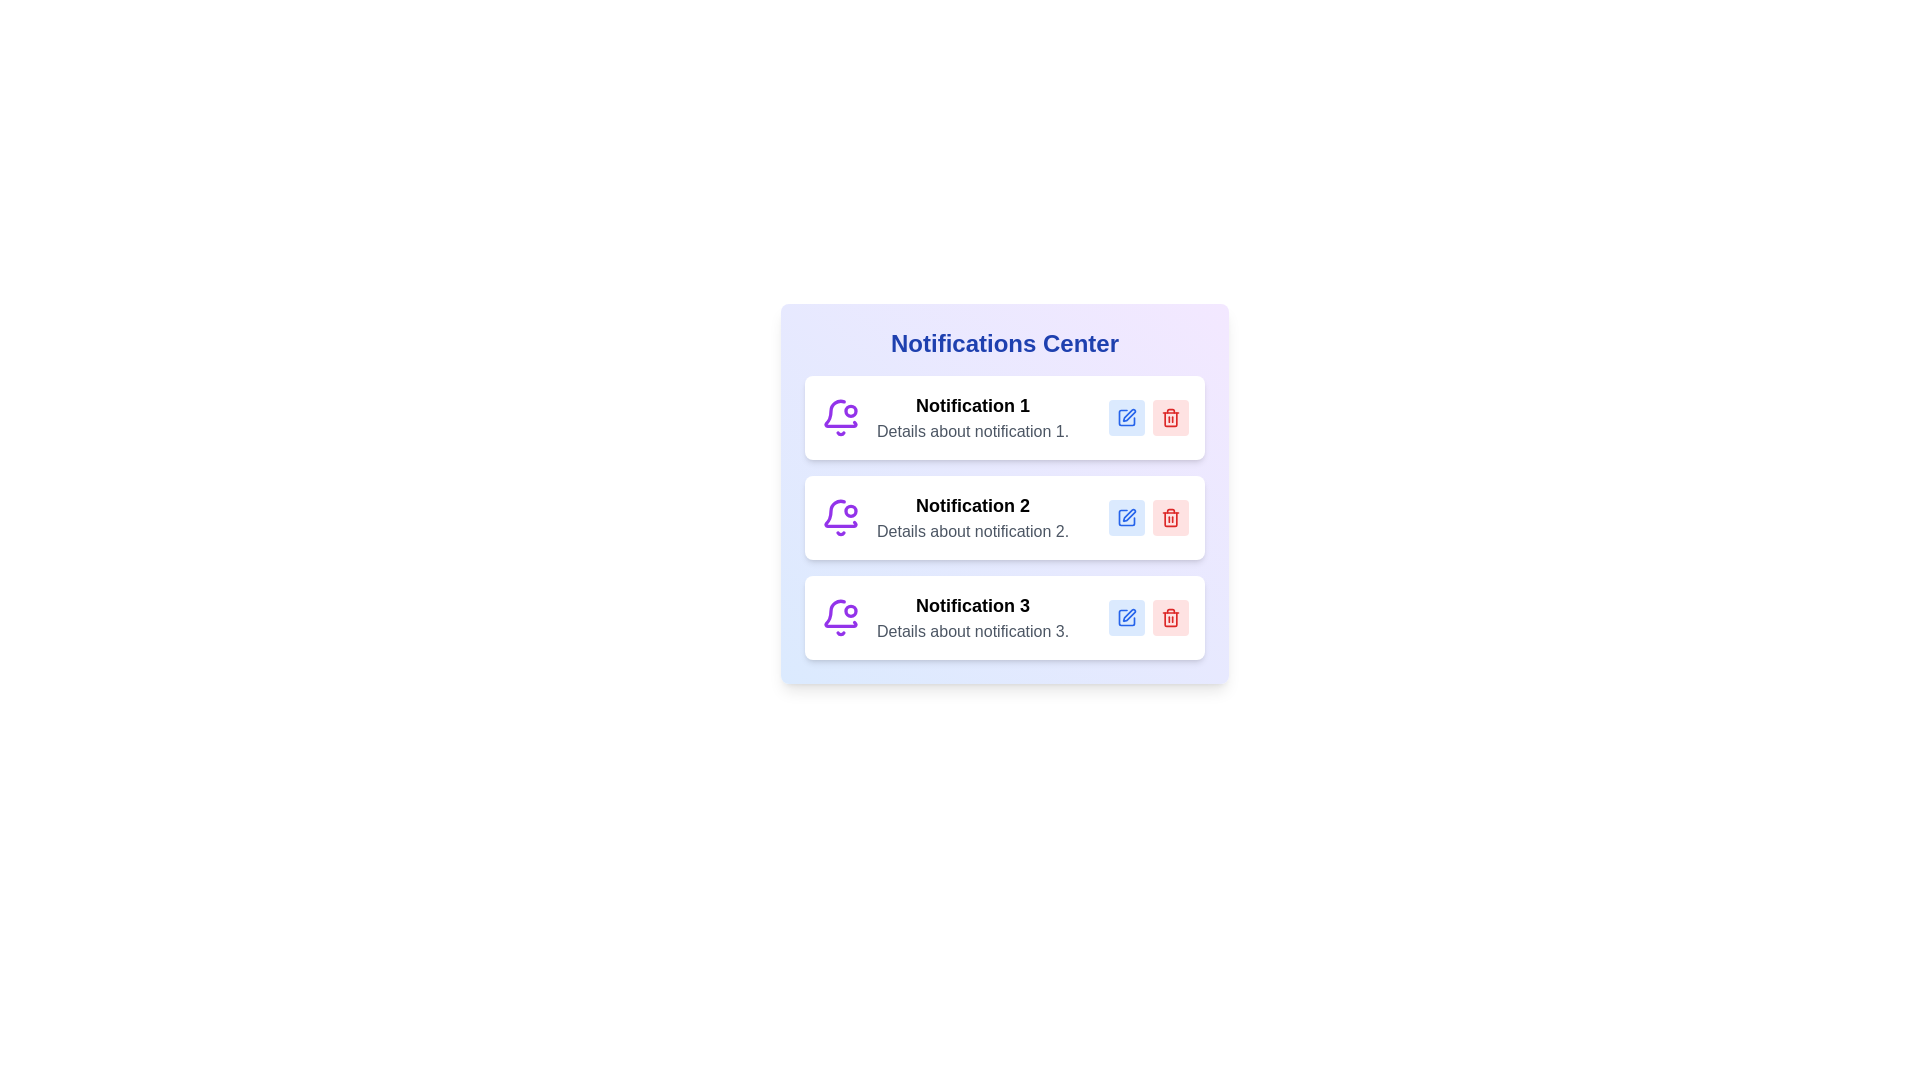 Image resolution: width=1920 pixels, height=1080 pixels. I want to click on the light blue pen icon located in the second notification card from the top, positioned to the right of the card content and next to the red trash icon, so click(1129, 514).